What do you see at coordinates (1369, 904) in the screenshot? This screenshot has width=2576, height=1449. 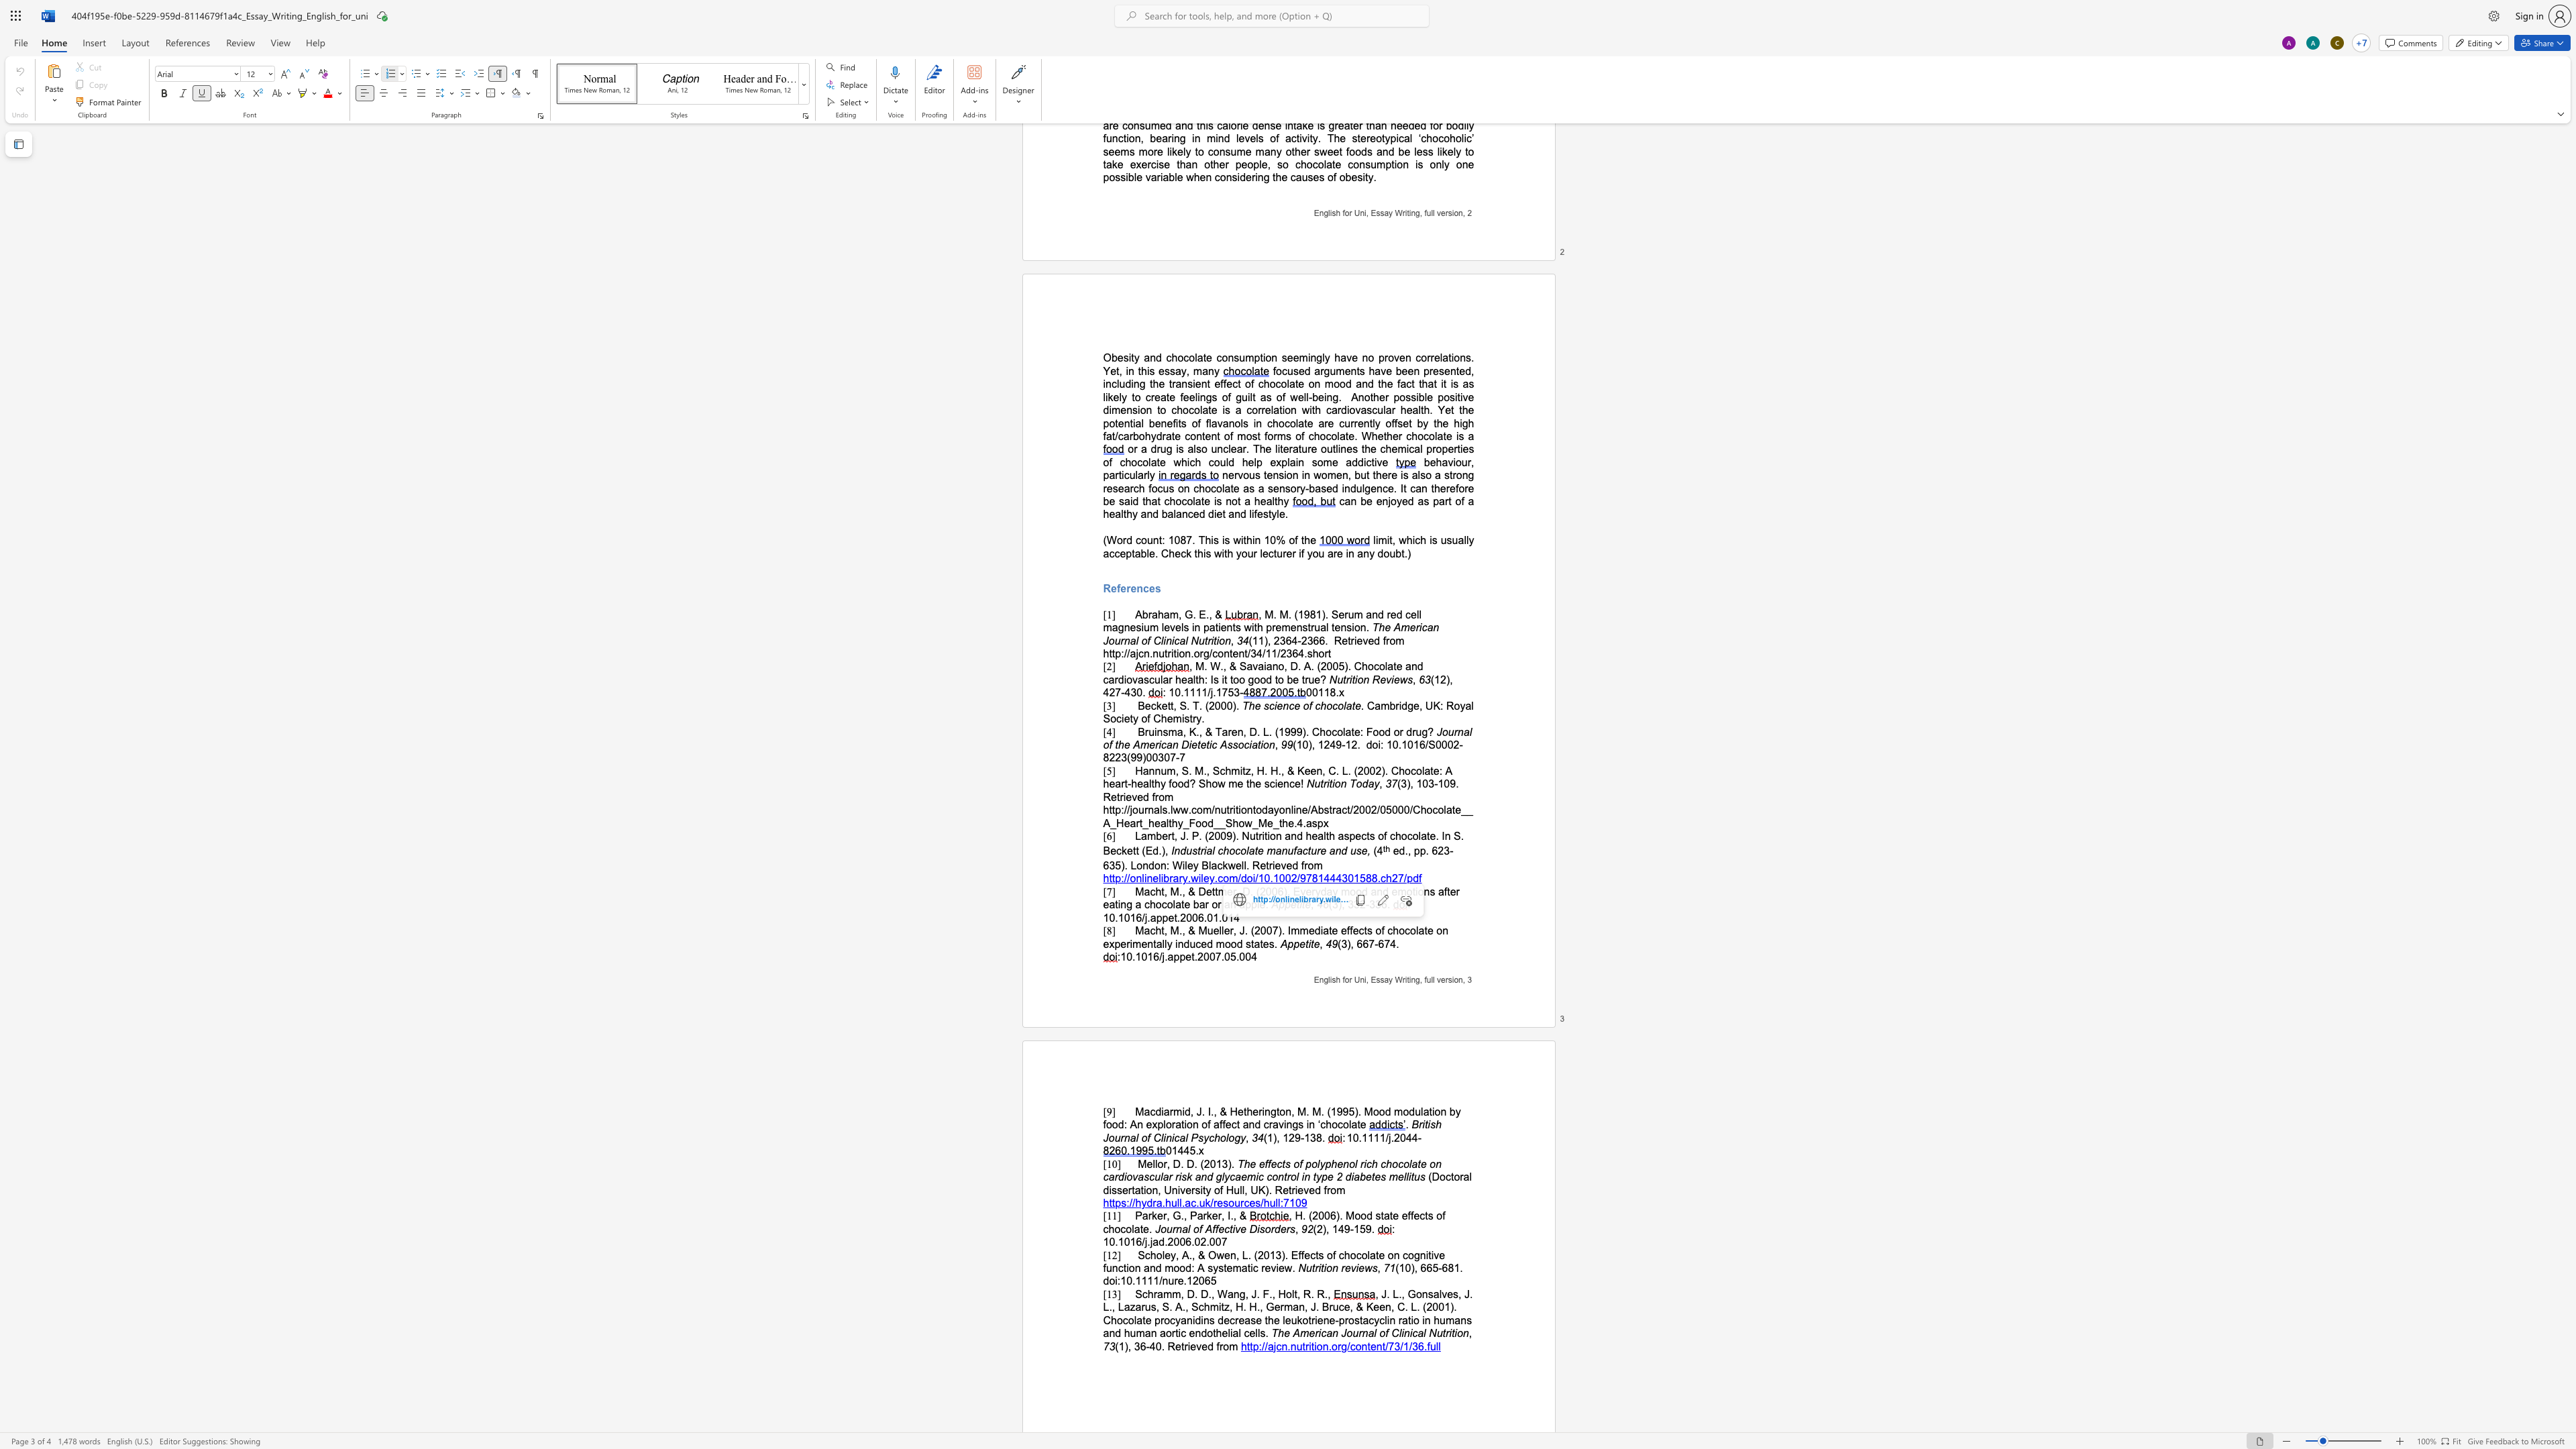 I see `the space between the continuous character "-" and "3" in the text` at bounding box center [1369, 904].